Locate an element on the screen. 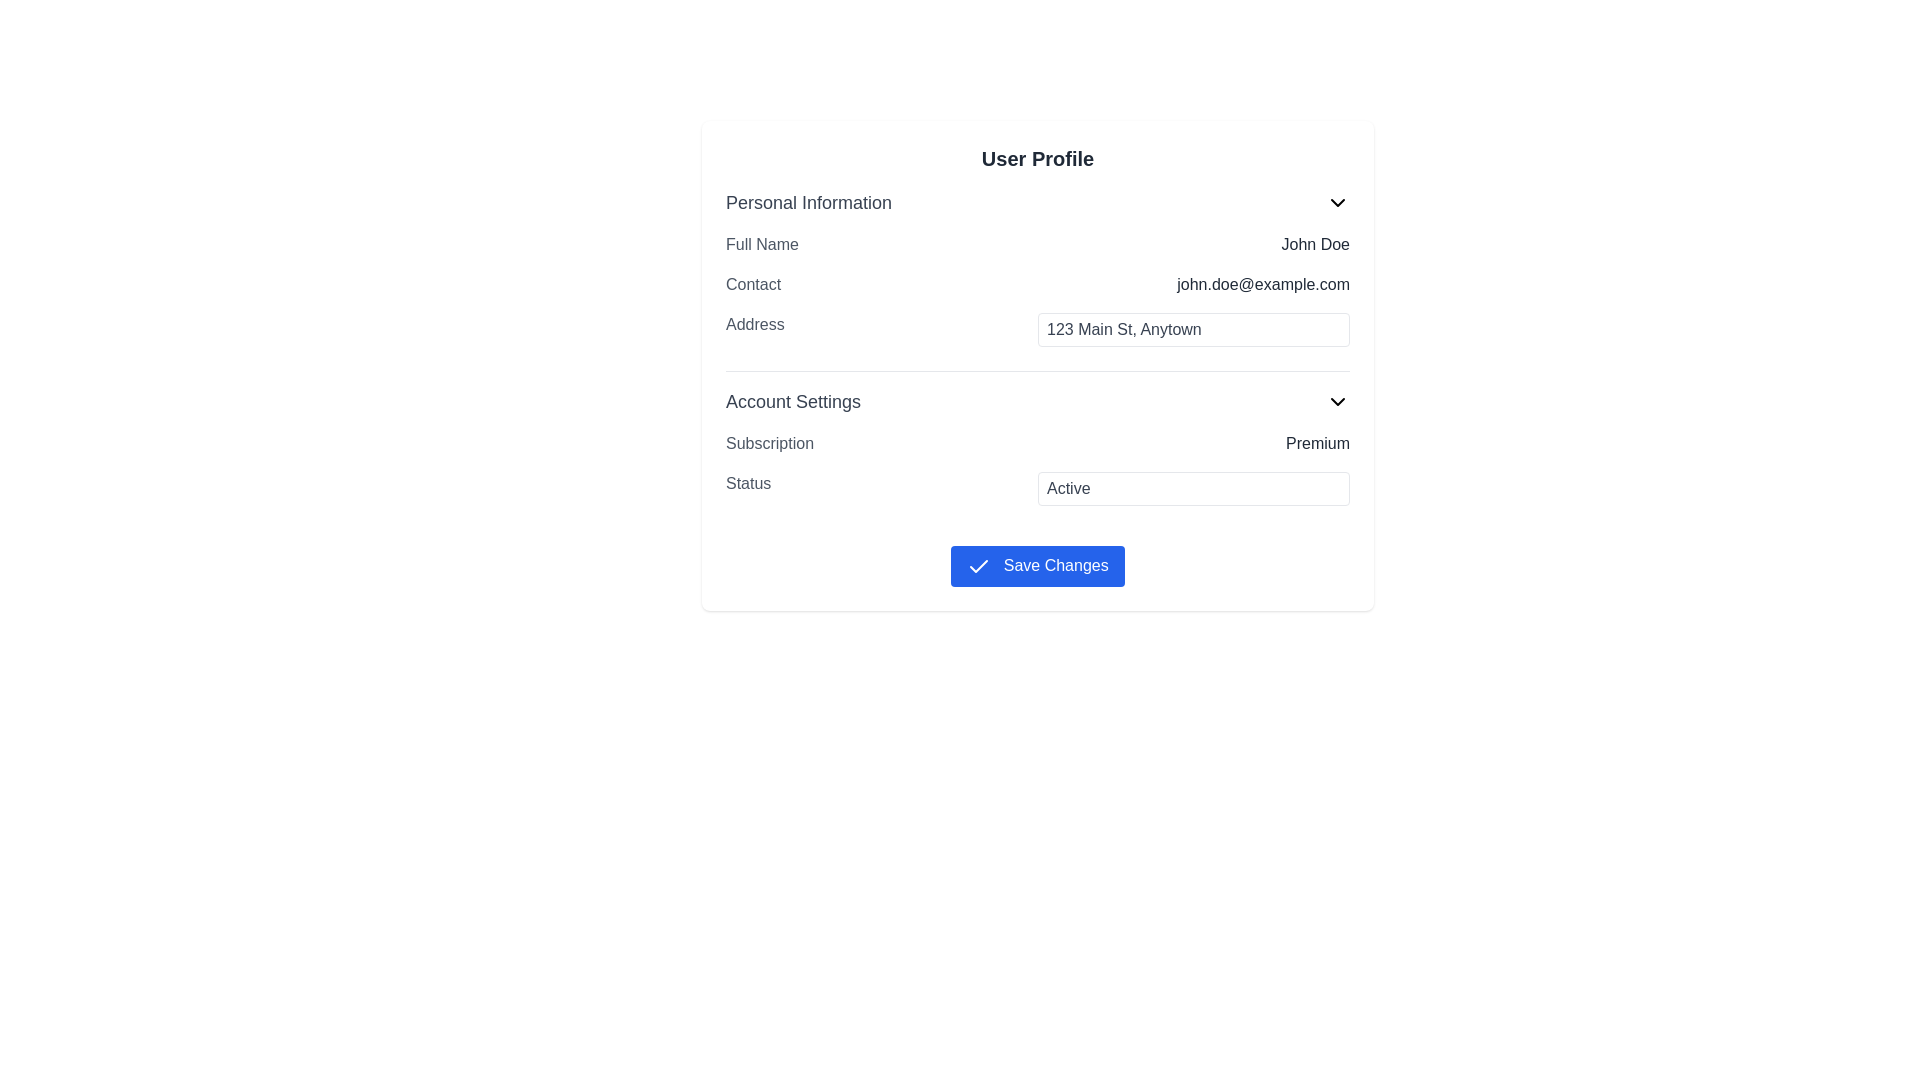 The image size is (1920, 1080). the 'Premium' text label, which is displayed in a bold, dark gray font under the 'Account Settings' section and is positioned near the upper-right region of the page is located at coordinates (1318, 442).